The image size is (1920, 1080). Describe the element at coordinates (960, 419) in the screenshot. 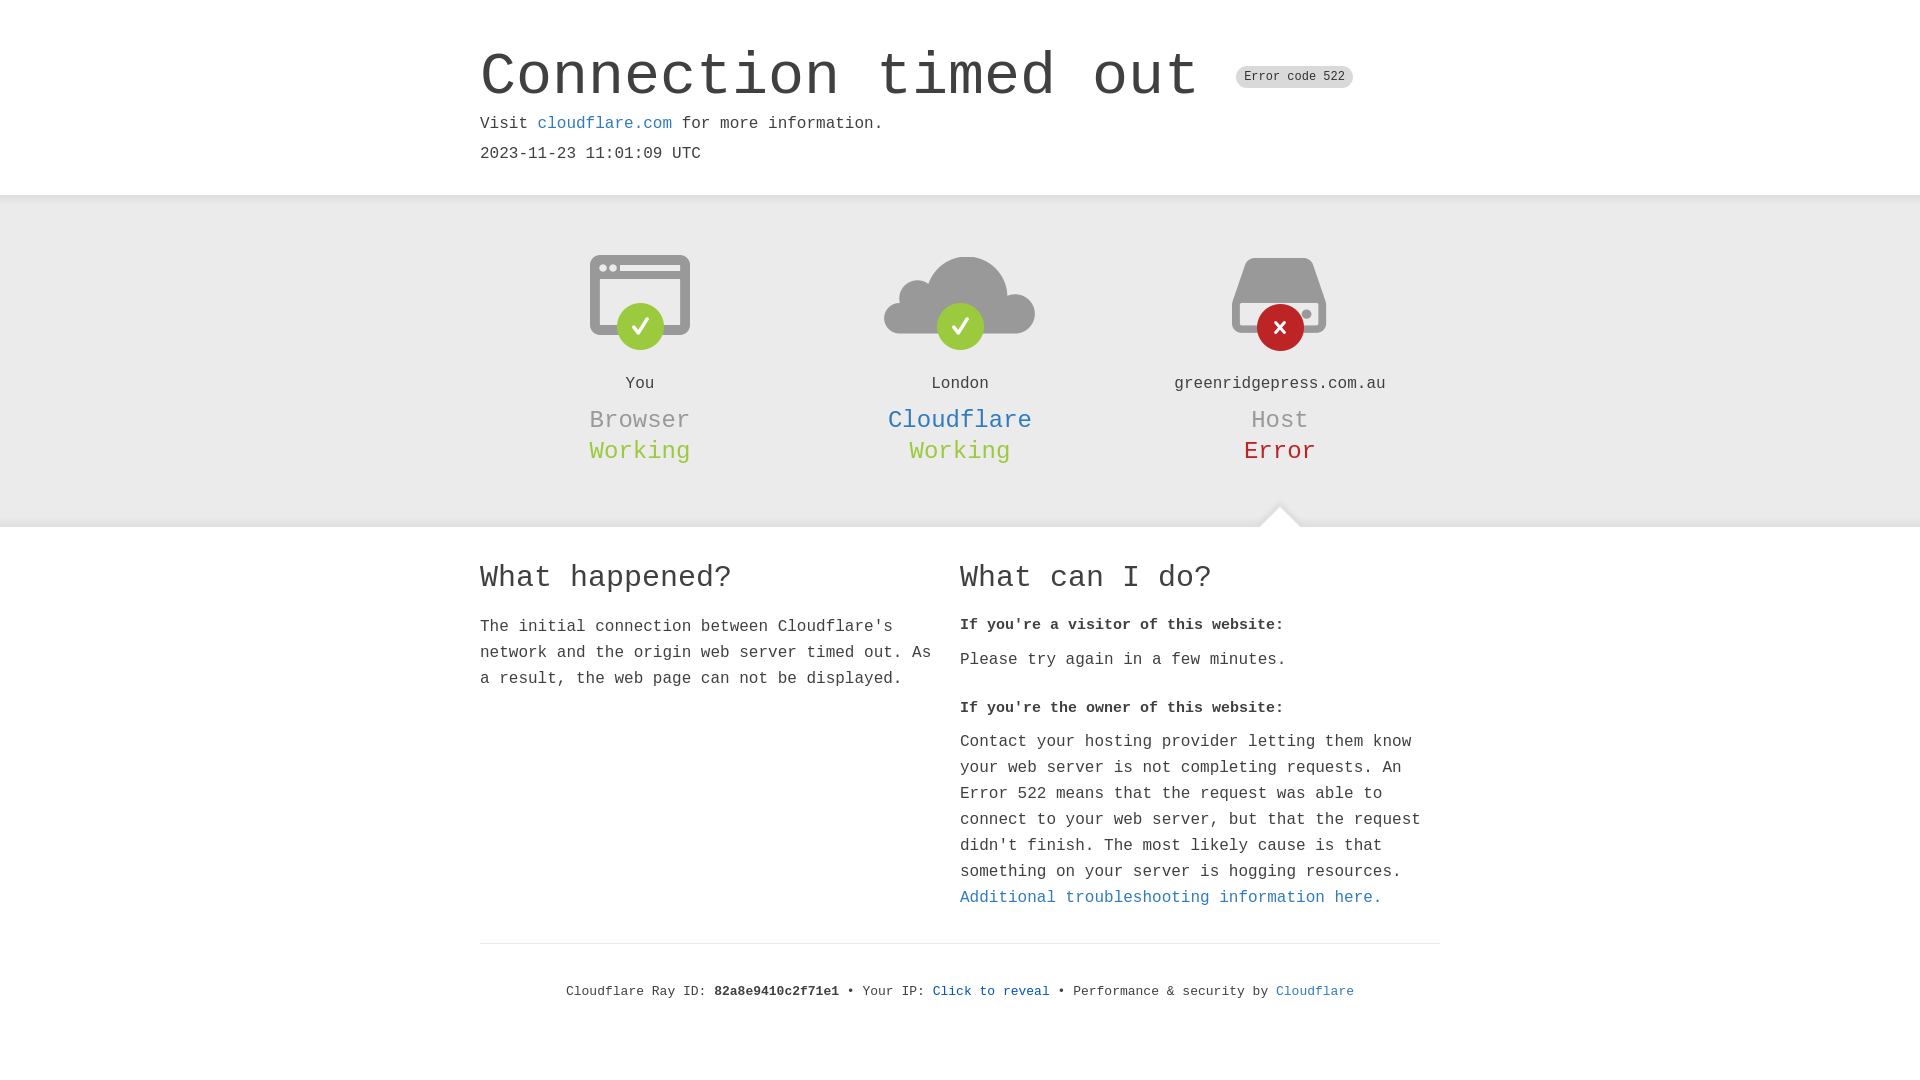

I see `'Cloudflare'` at that location.